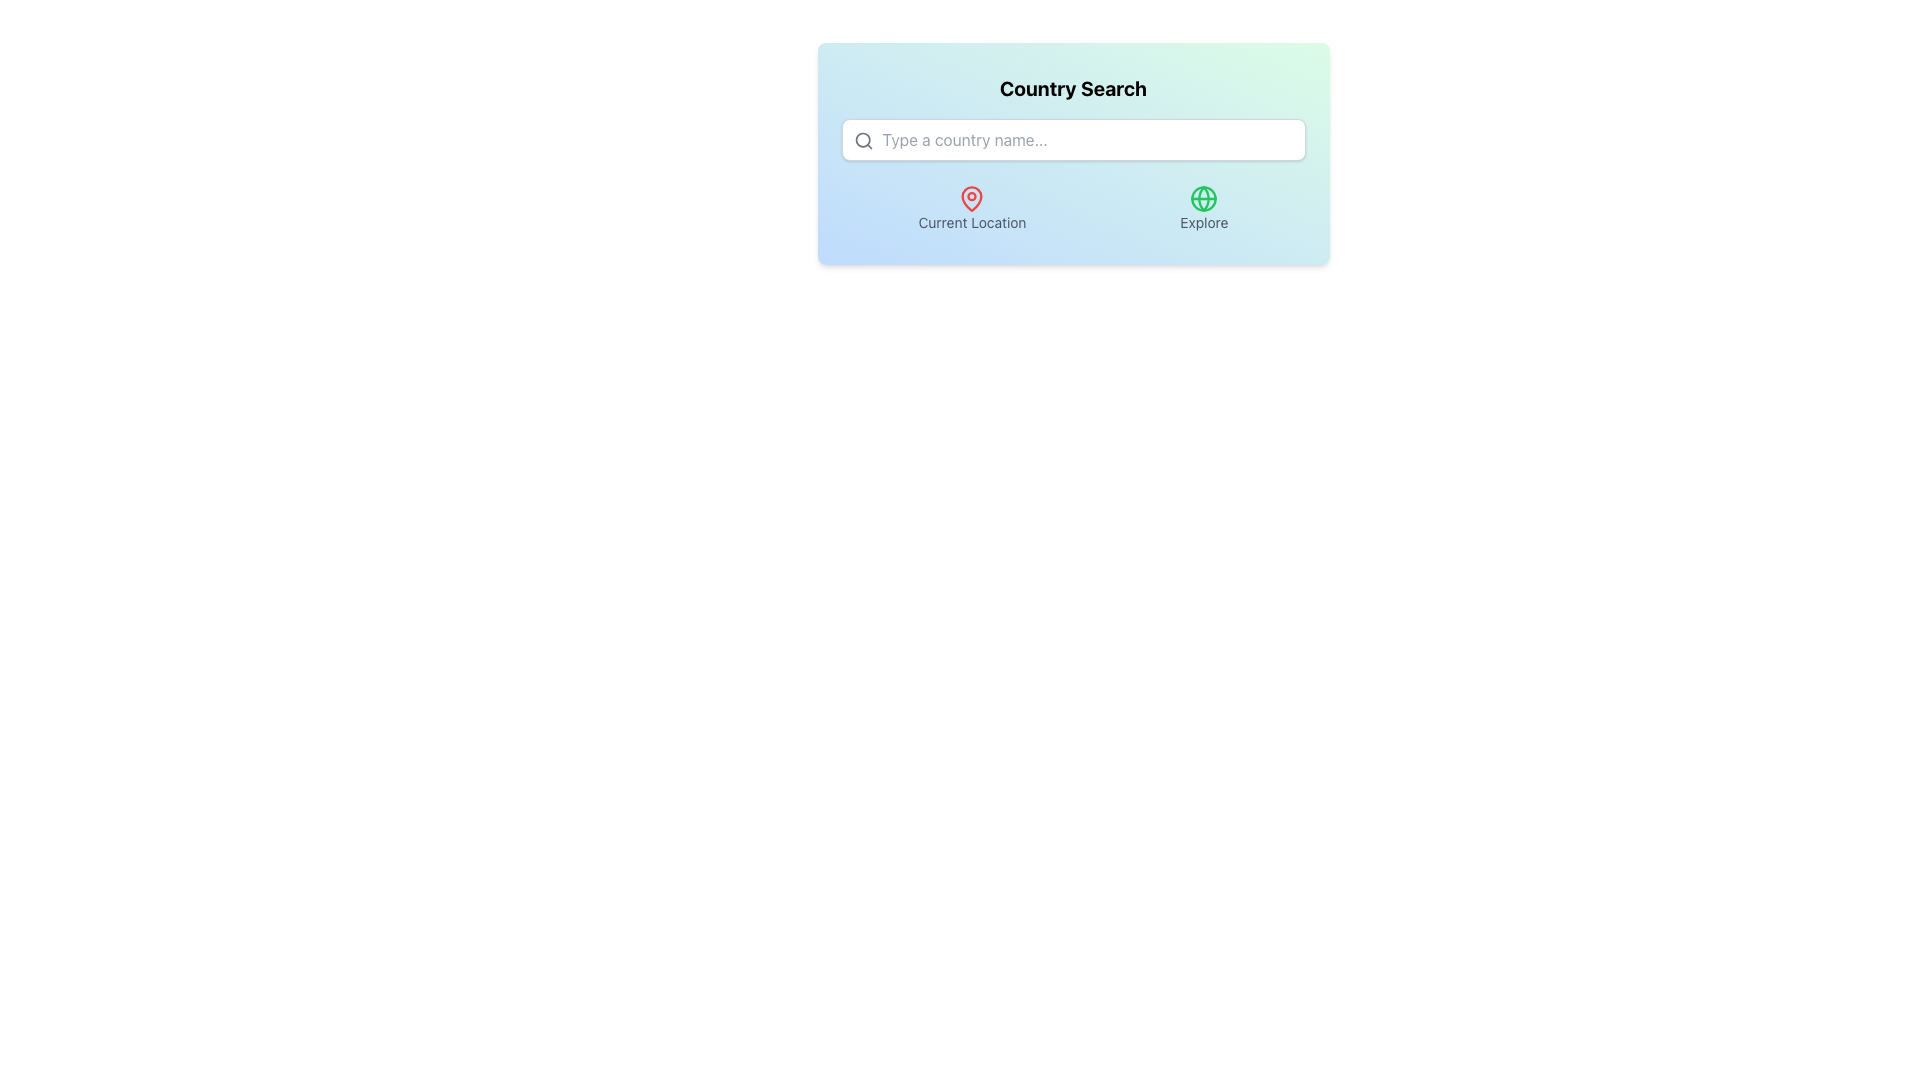 Image resolution: width=1920 pixels, height=1080 pixels. Describe the element at coordinates (1203, 199) in the screenshot. I see `the SVG circle that forms the circular base of the 'Explore' icon, located to the right of the 'Explore' text and slightly below the search bar` at that location.